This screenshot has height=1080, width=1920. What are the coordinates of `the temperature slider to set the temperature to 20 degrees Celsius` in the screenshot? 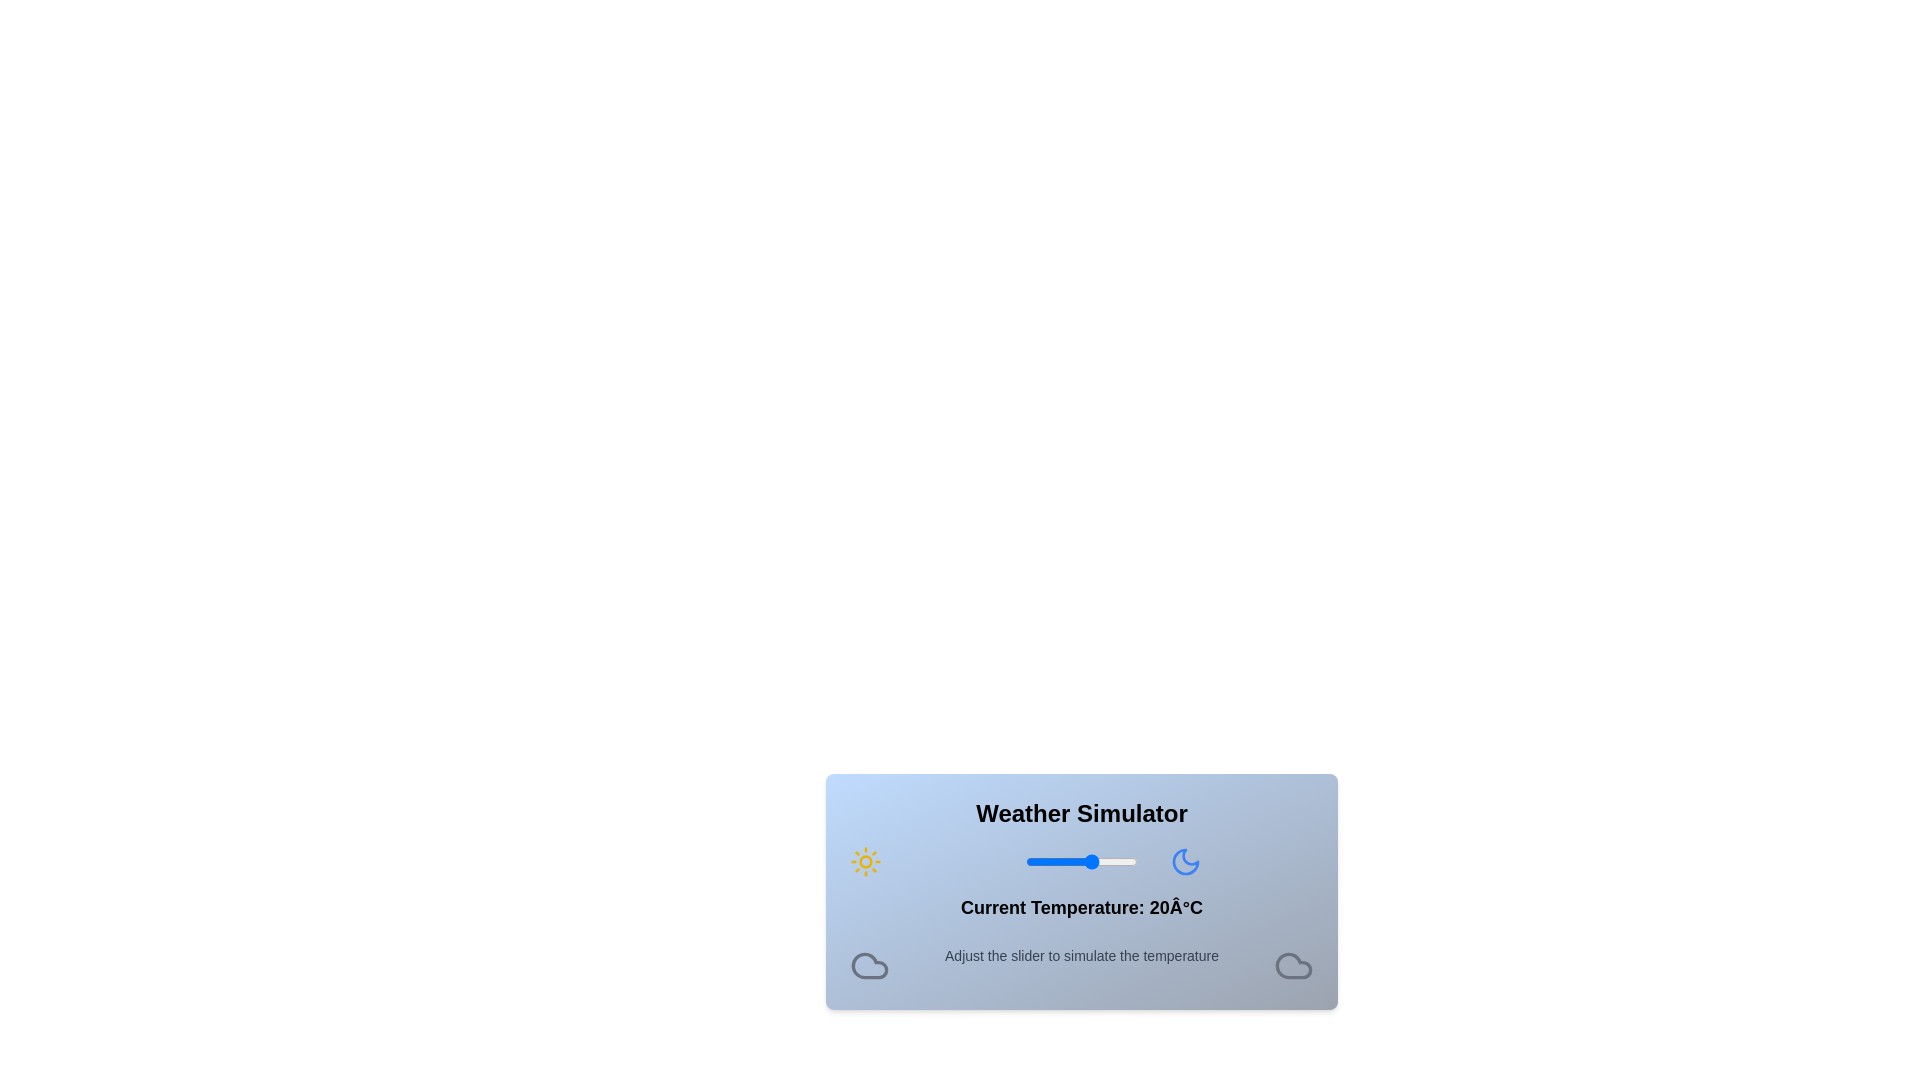 It's located at (1092, 860).